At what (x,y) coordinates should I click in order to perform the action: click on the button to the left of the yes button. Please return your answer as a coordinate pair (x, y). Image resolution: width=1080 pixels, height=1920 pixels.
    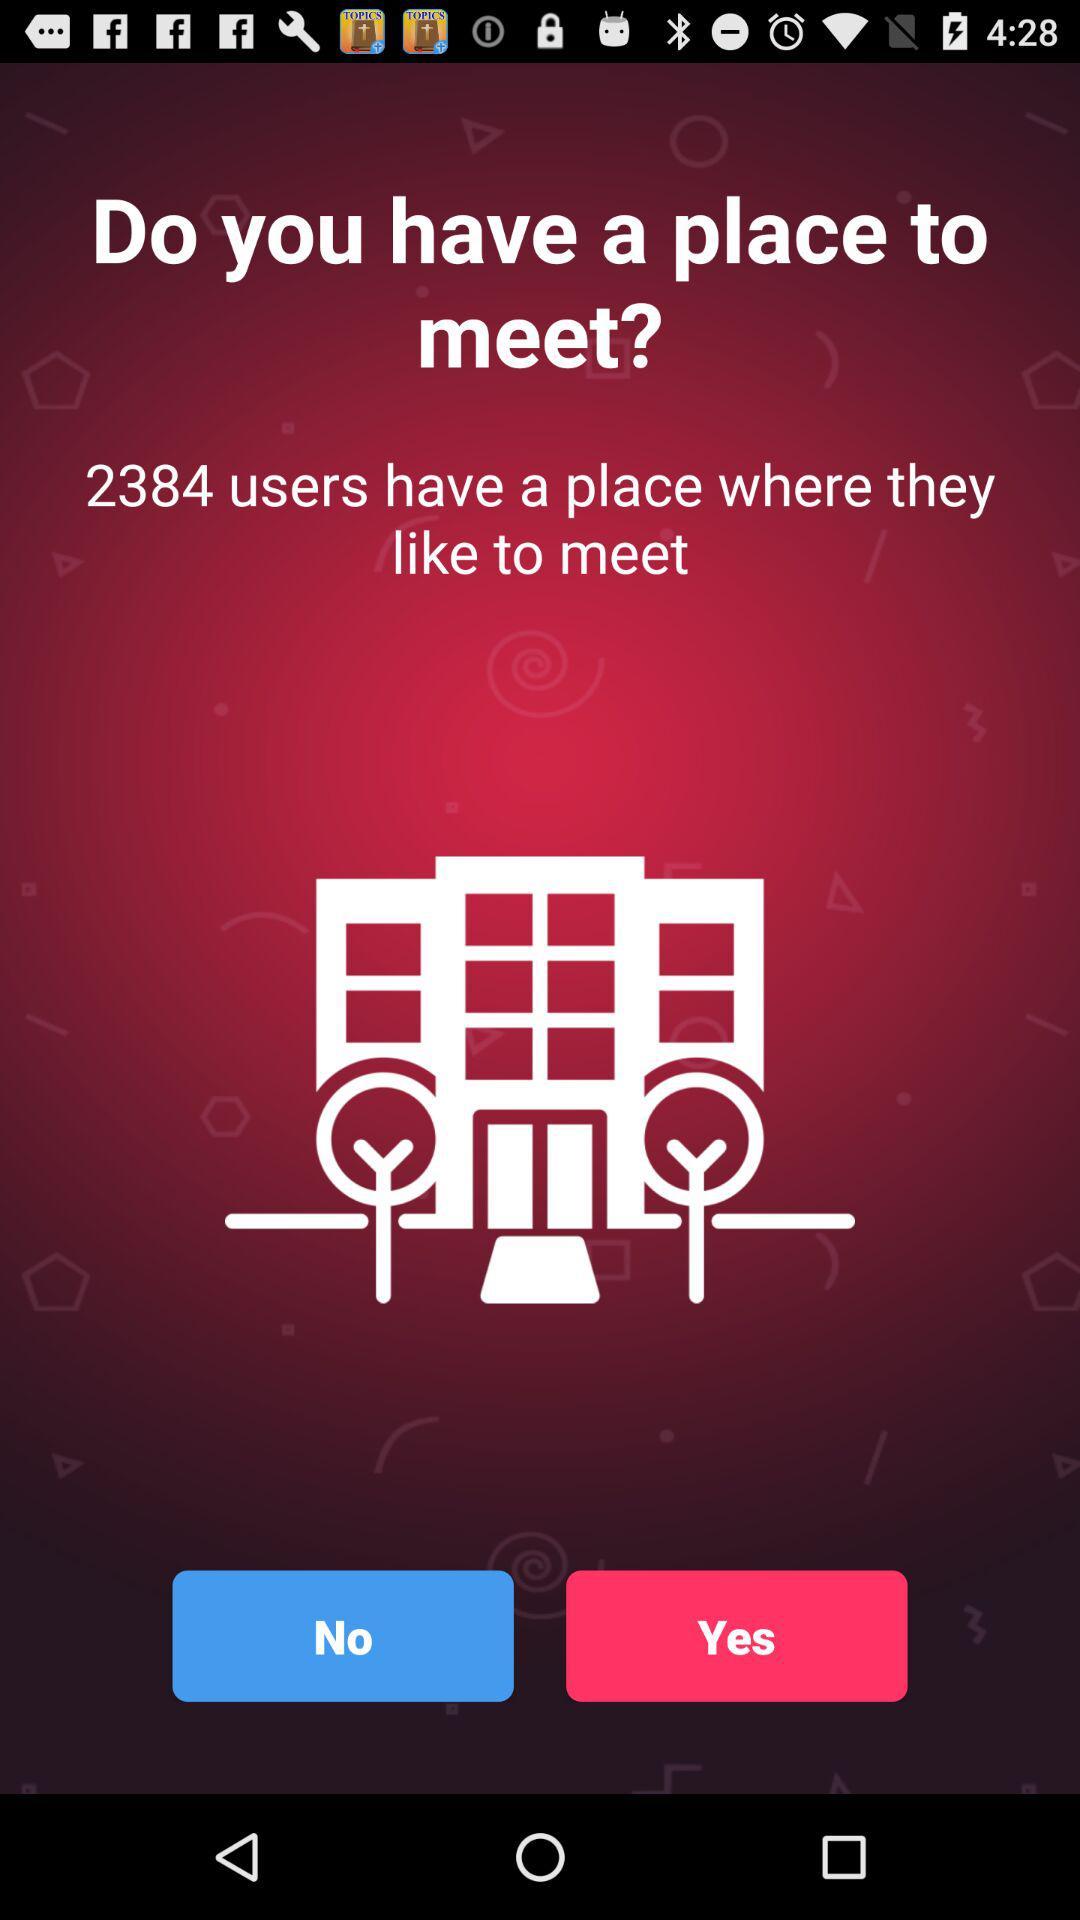
    Looking at the image, I should click on (342, 1636).